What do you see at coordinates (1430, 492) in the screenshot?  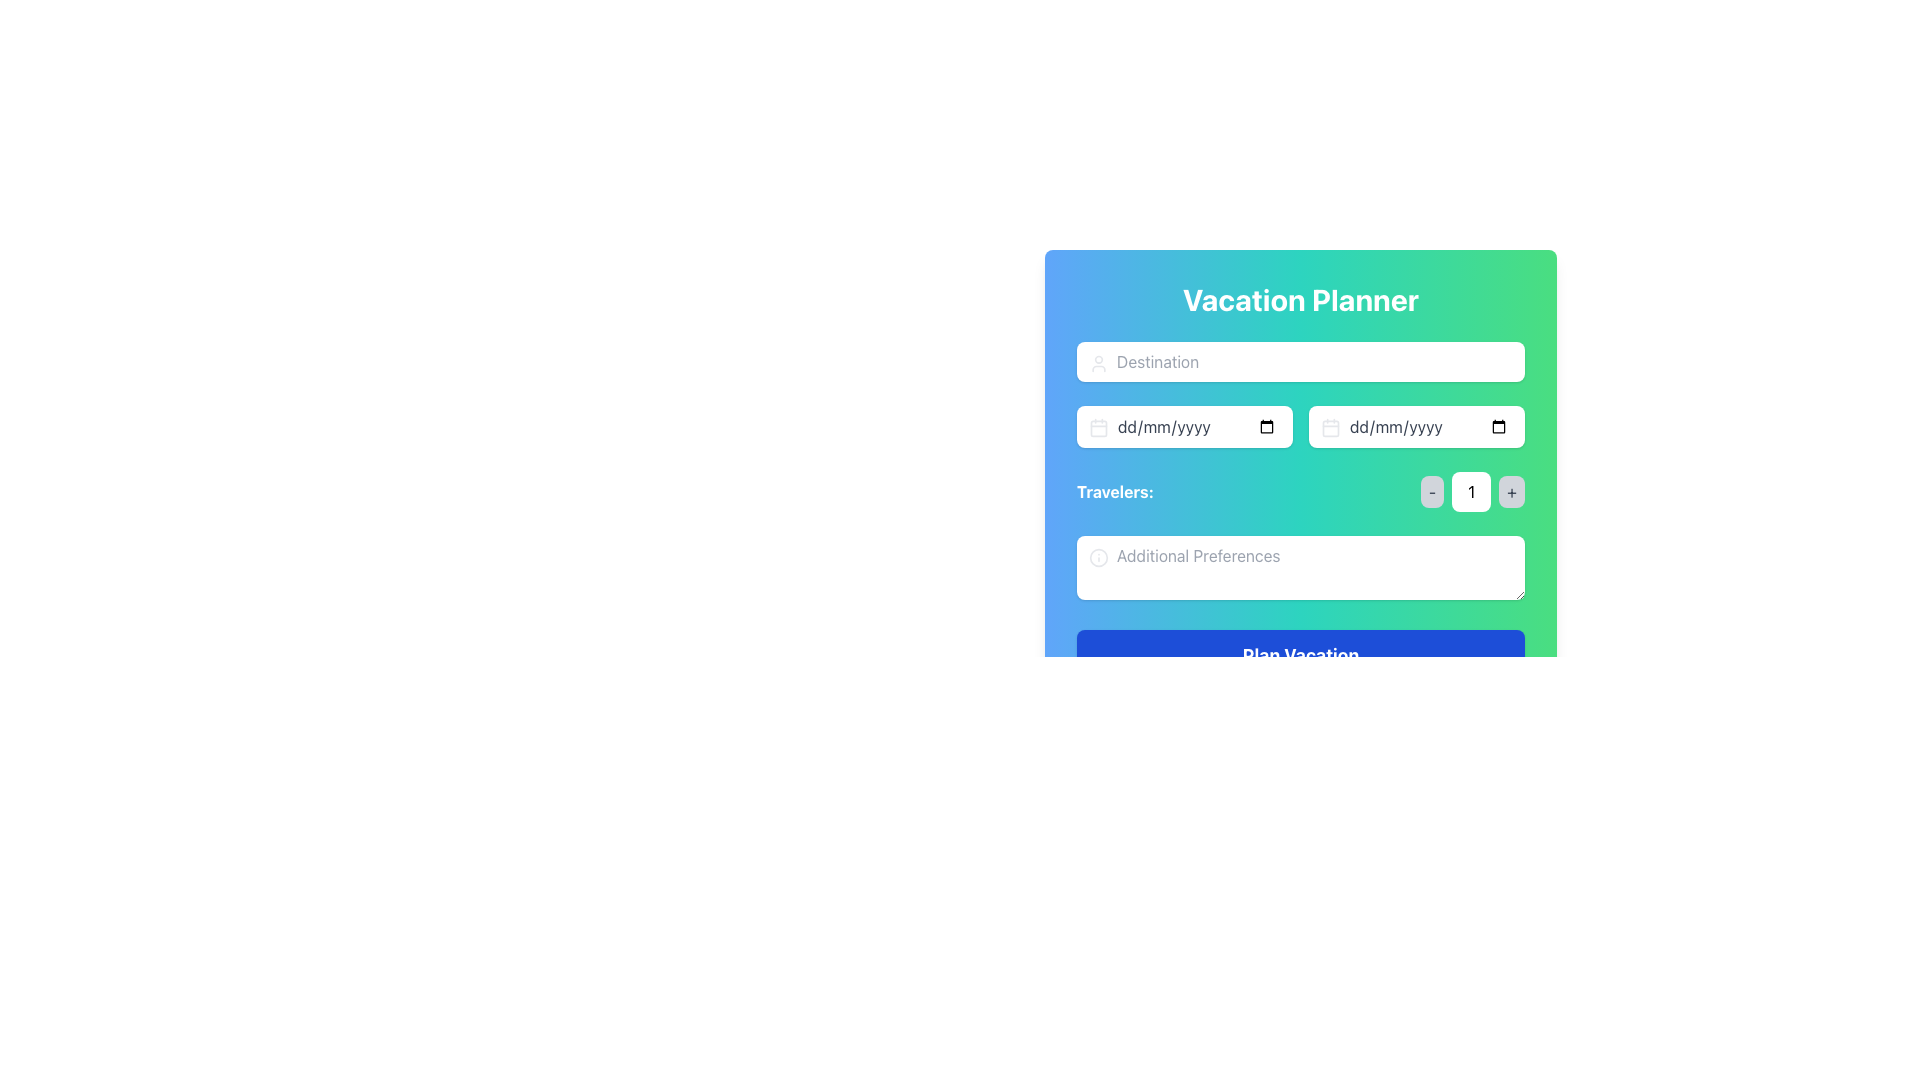 I see `the leftmost button that decrements the number of travelers, located to the left of the numeral '1' in a white rounded box and adjacent to a '+' button` at bounding box center [1430, 492].